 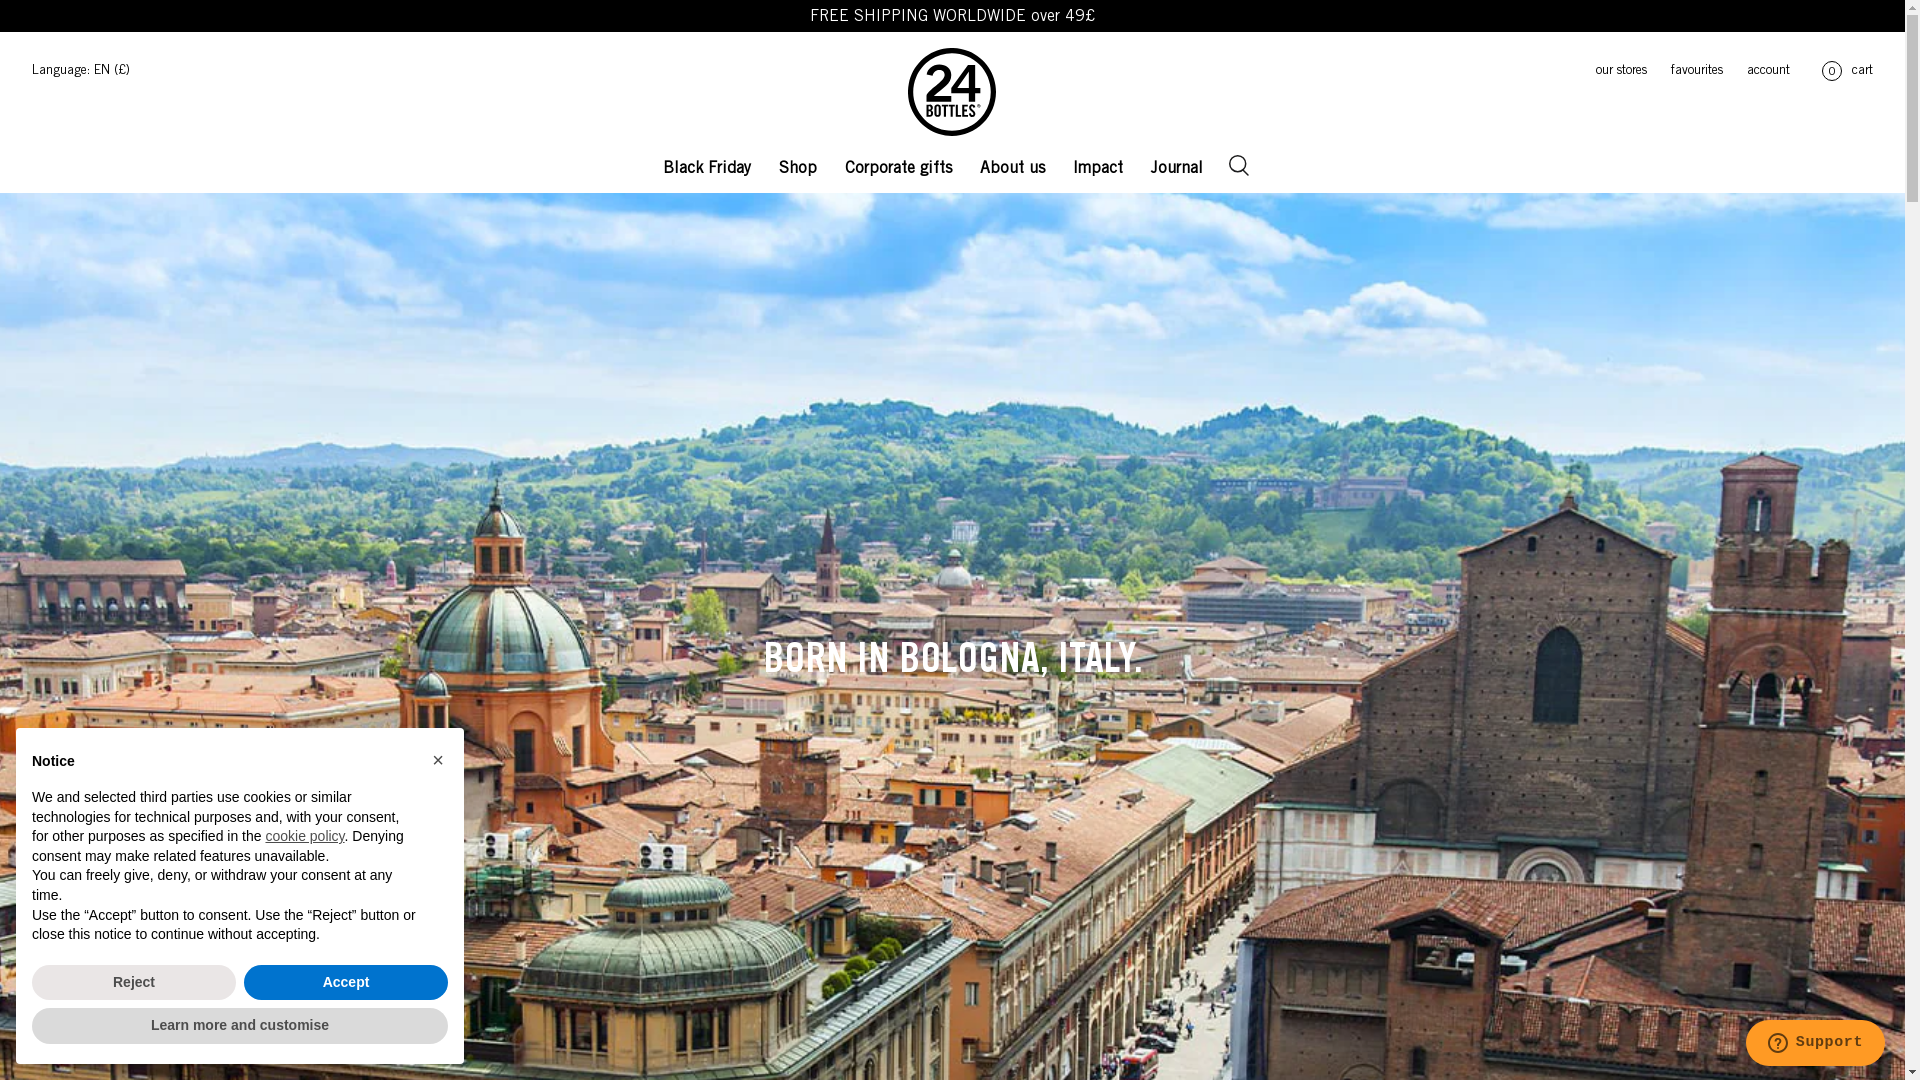 What do you see at coordinates (658, 163) in the screenshot?
I see `'Black Friday'` at bounding box center [658, 163].